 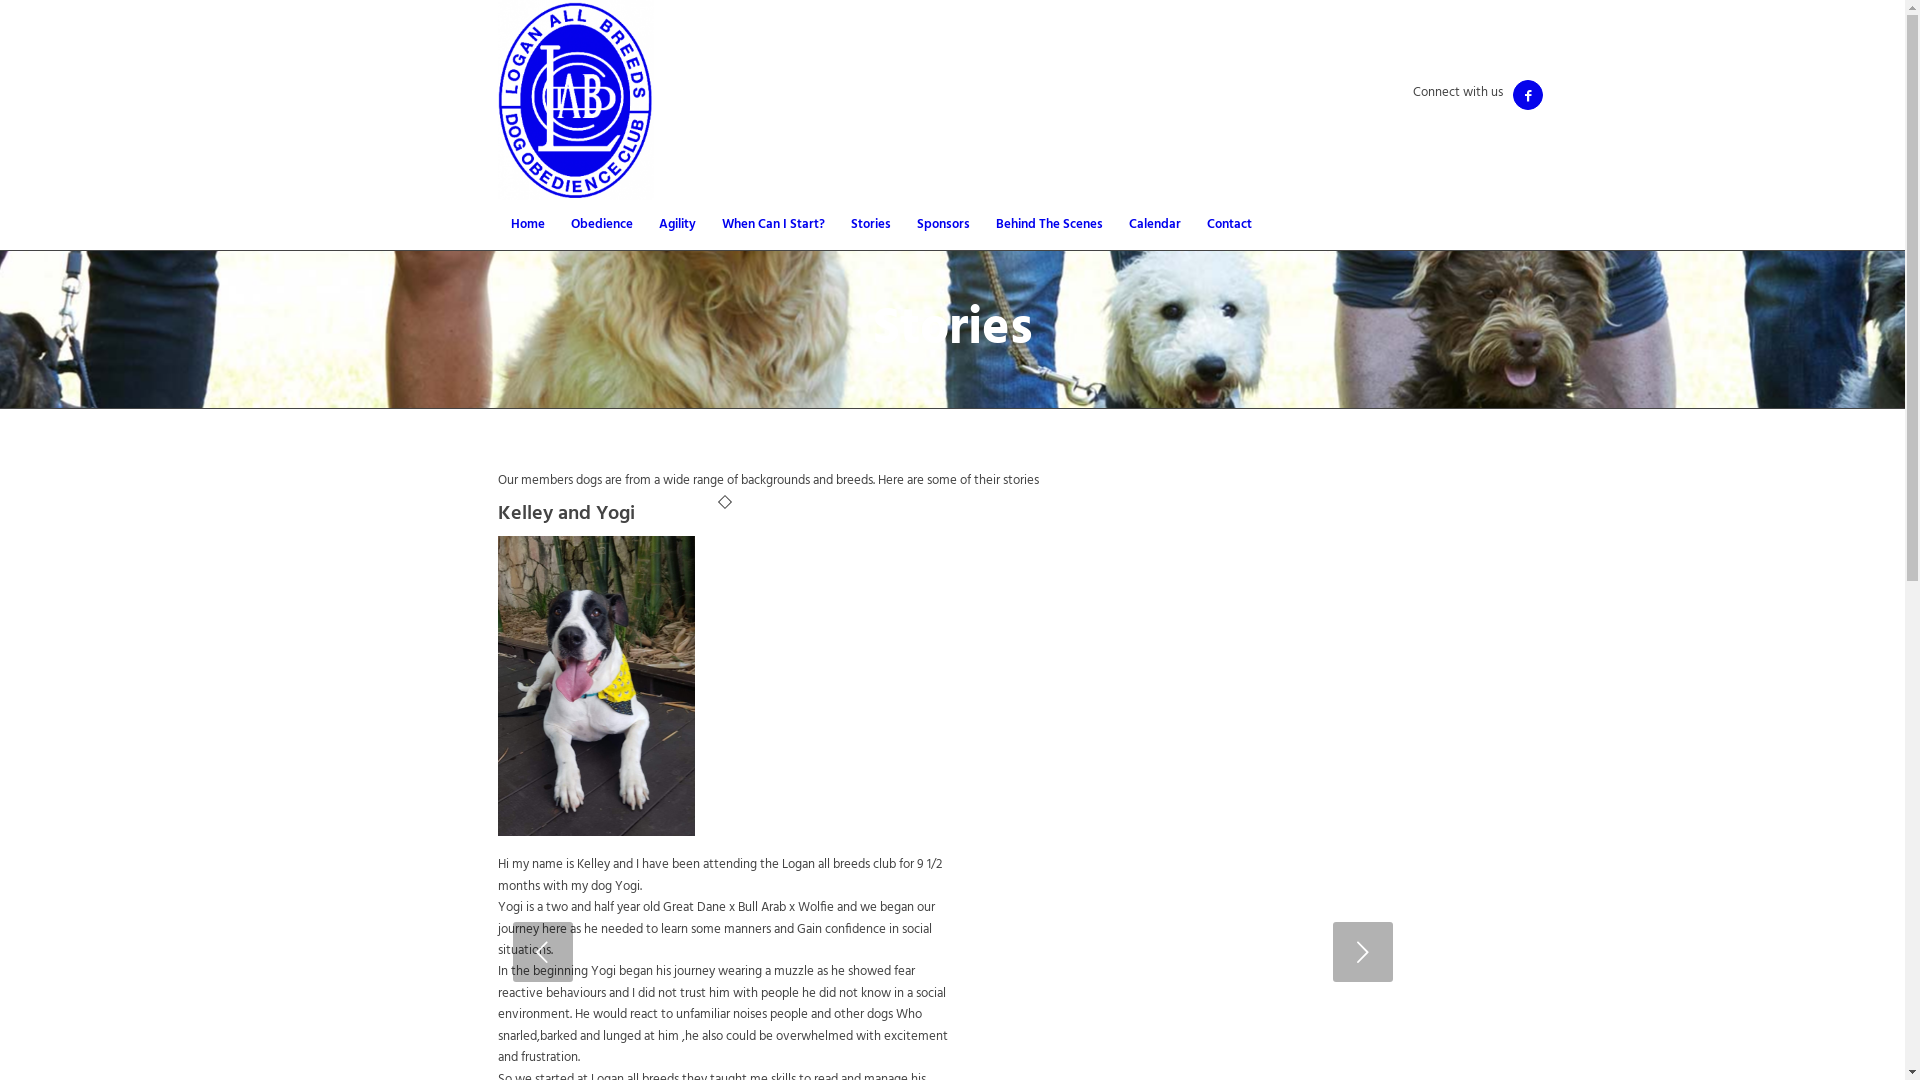 I want to click on 'Obedience', so click(x=600, y=224).